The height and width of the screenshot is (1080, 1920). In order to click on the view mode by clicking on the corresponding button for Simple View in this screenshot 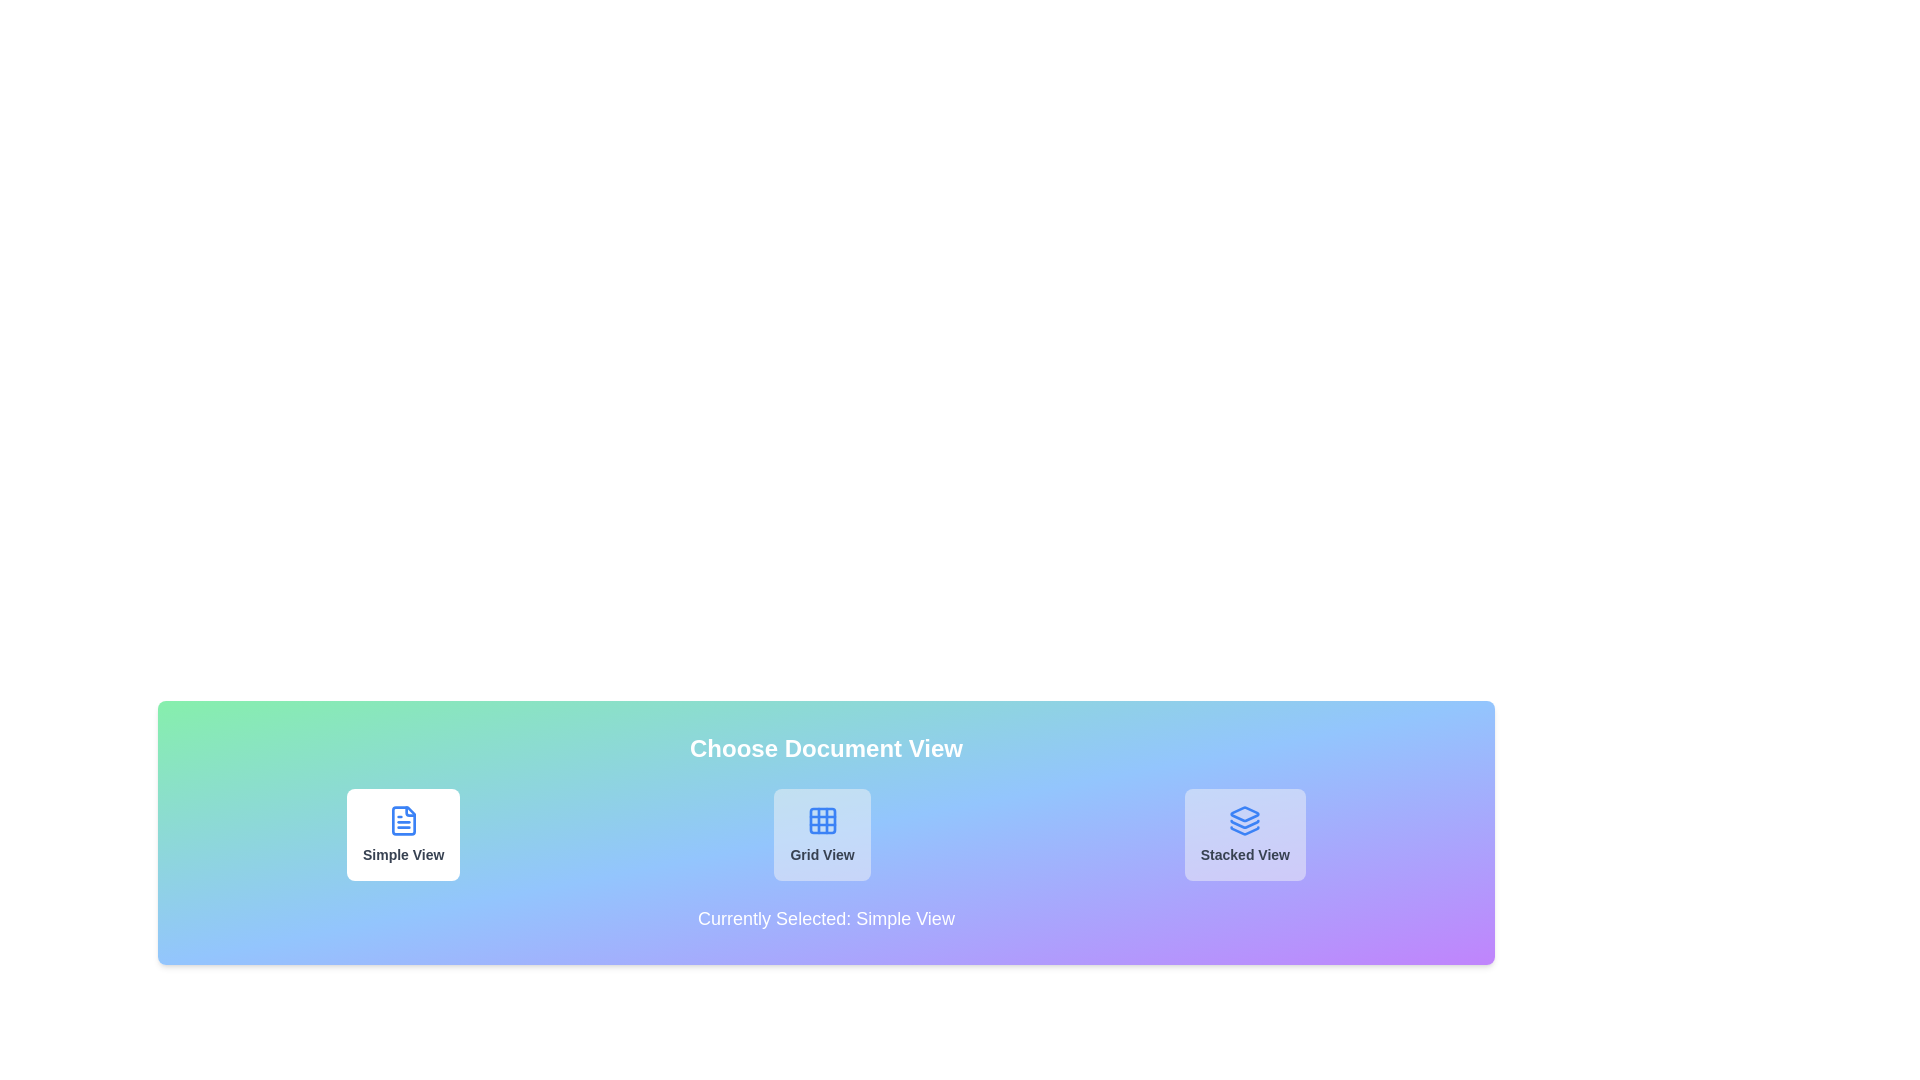, I will do `click(402, 834)`.